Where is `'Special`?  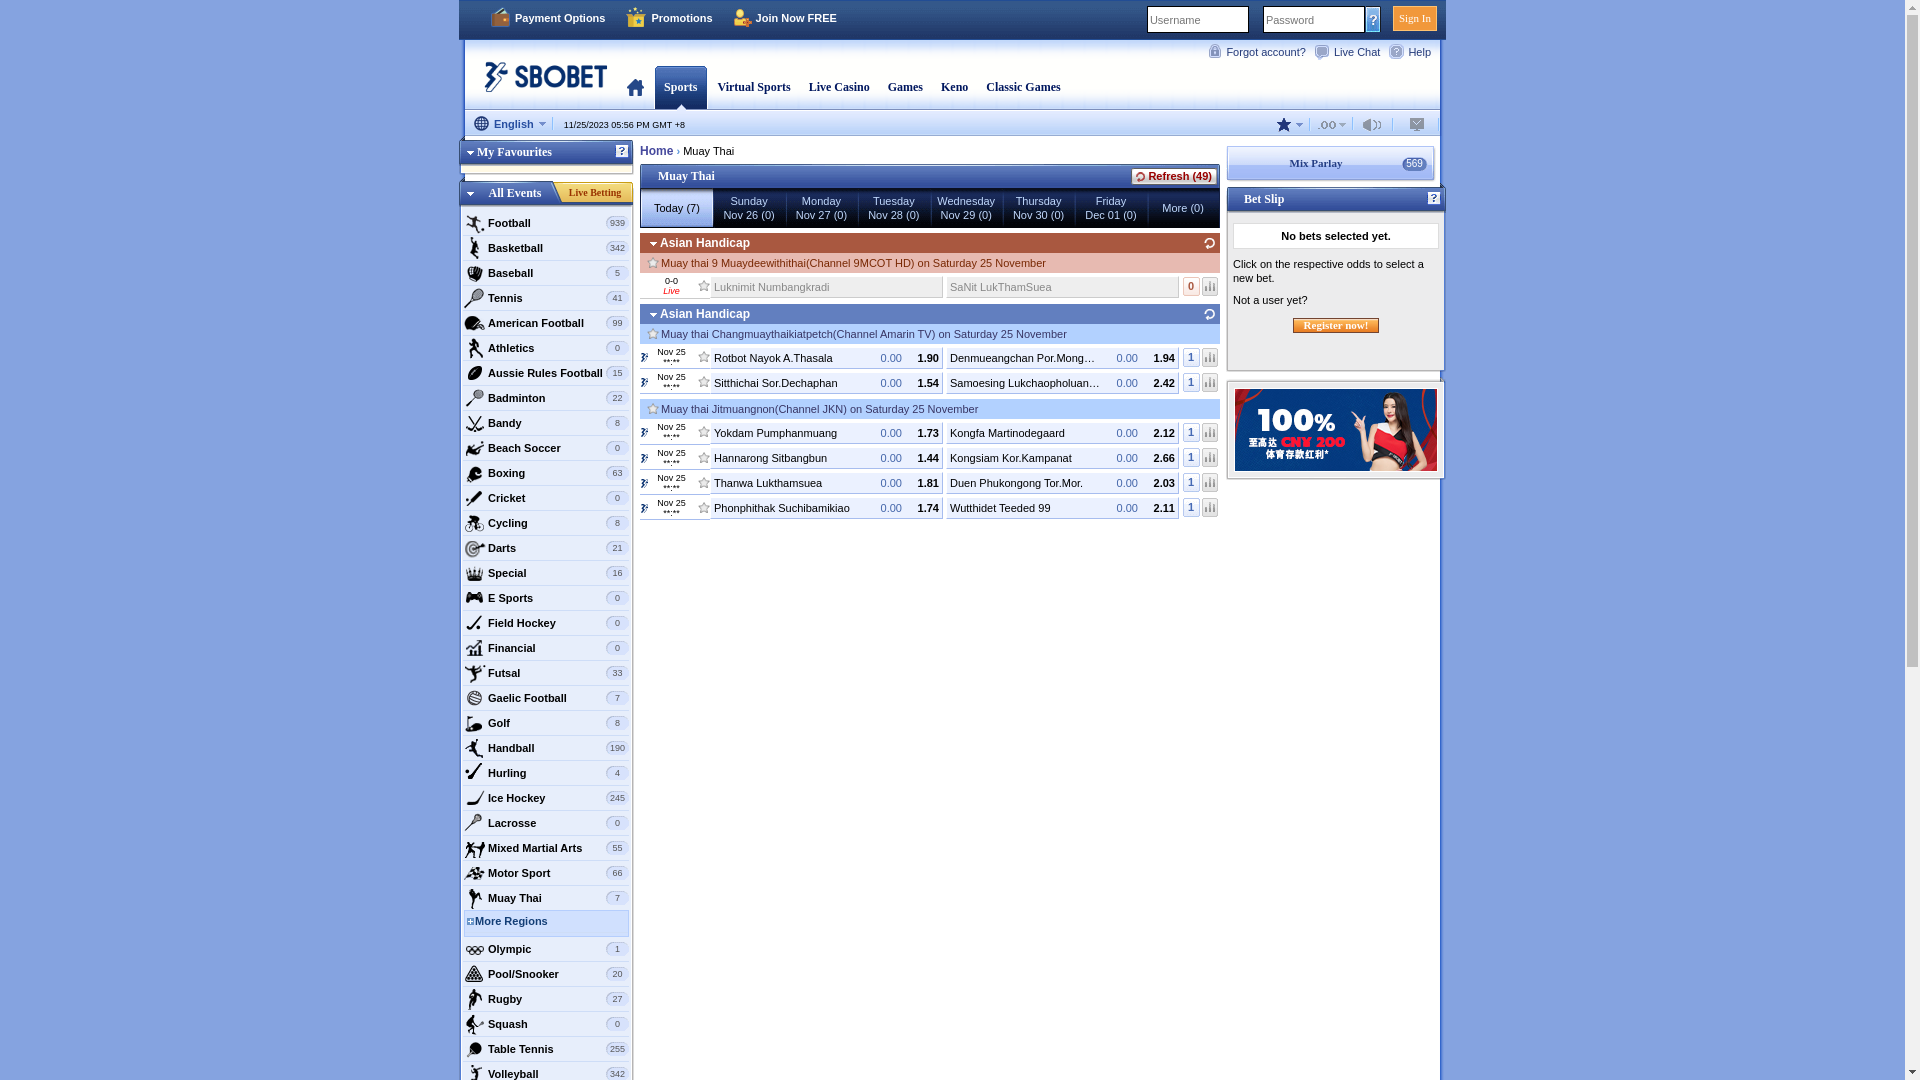
'Special is located at coordinates (546, 573).